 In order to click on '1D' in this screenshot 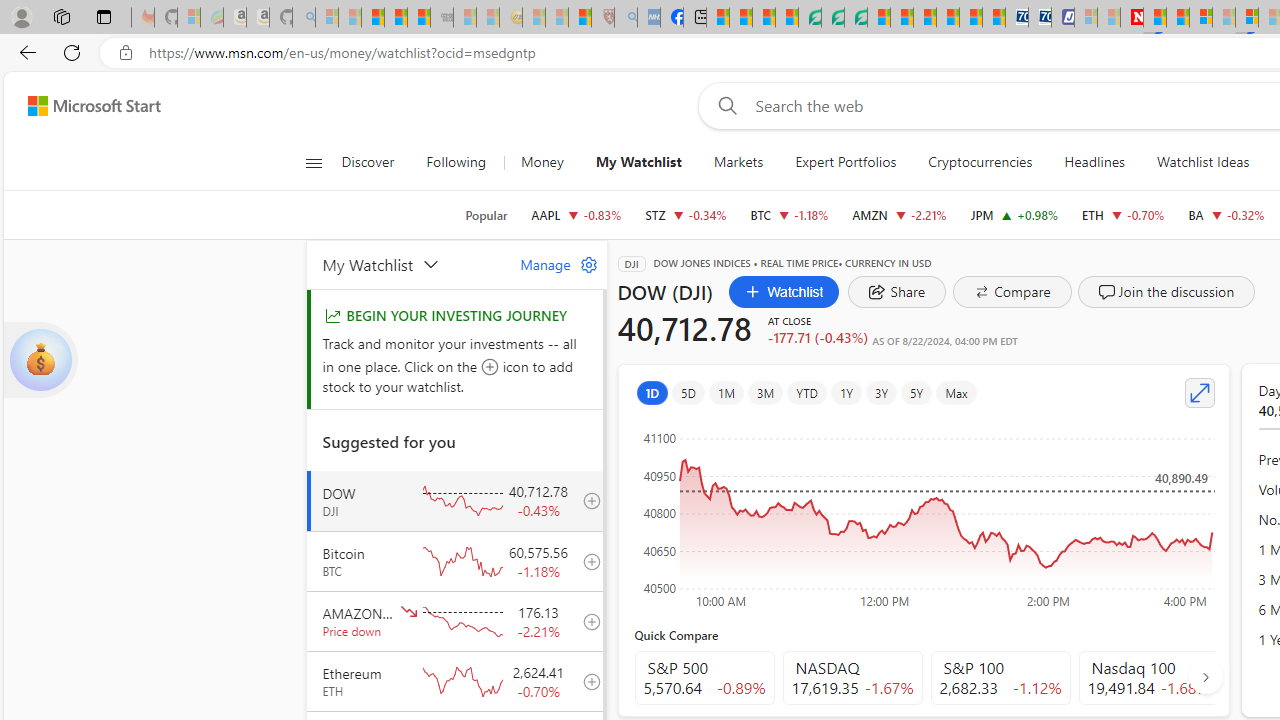, I will do `click(652, 392)`.